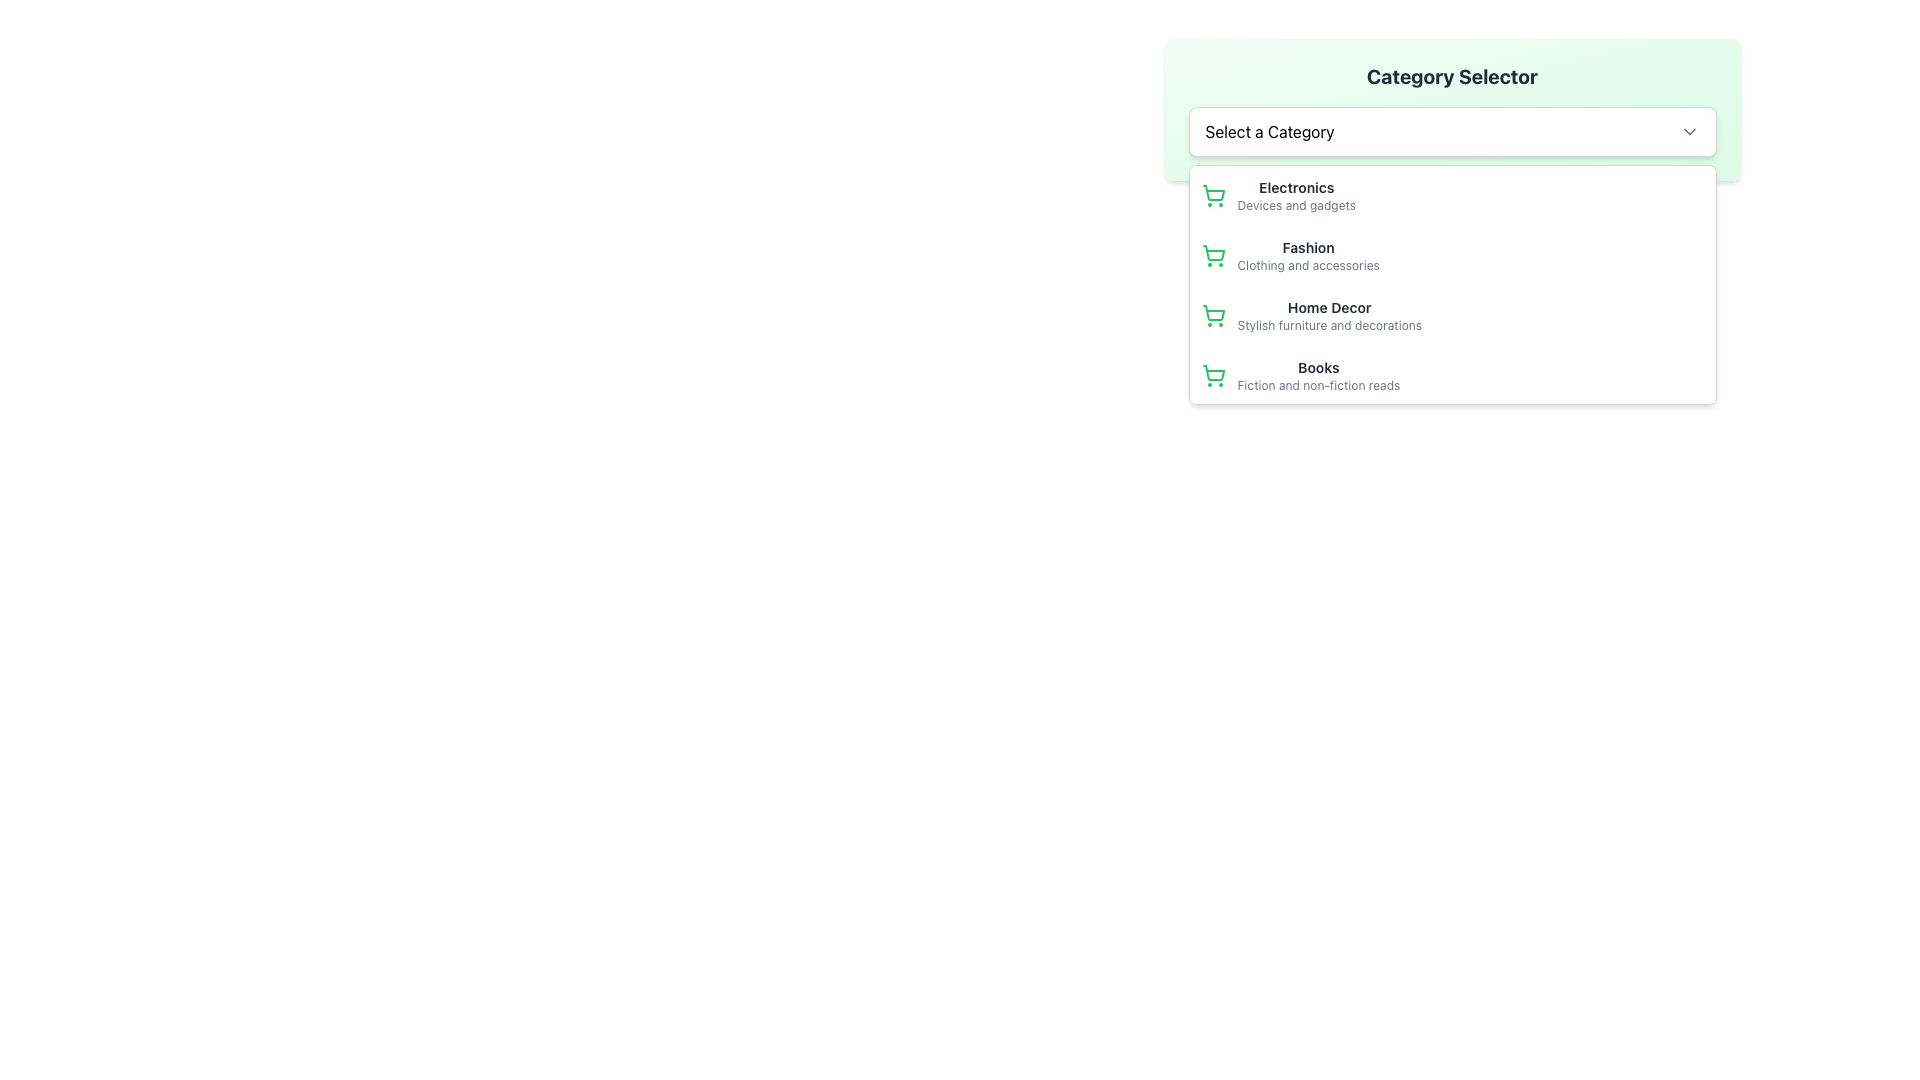 The image size is (1920, 1080). Describe the element at coordinates (1308, 254) in the screenshot. I see `the 'Fashion' category text label located in the dropdown menu titled 'Category Selector', which is the second option following 'Electronics'` at that location.